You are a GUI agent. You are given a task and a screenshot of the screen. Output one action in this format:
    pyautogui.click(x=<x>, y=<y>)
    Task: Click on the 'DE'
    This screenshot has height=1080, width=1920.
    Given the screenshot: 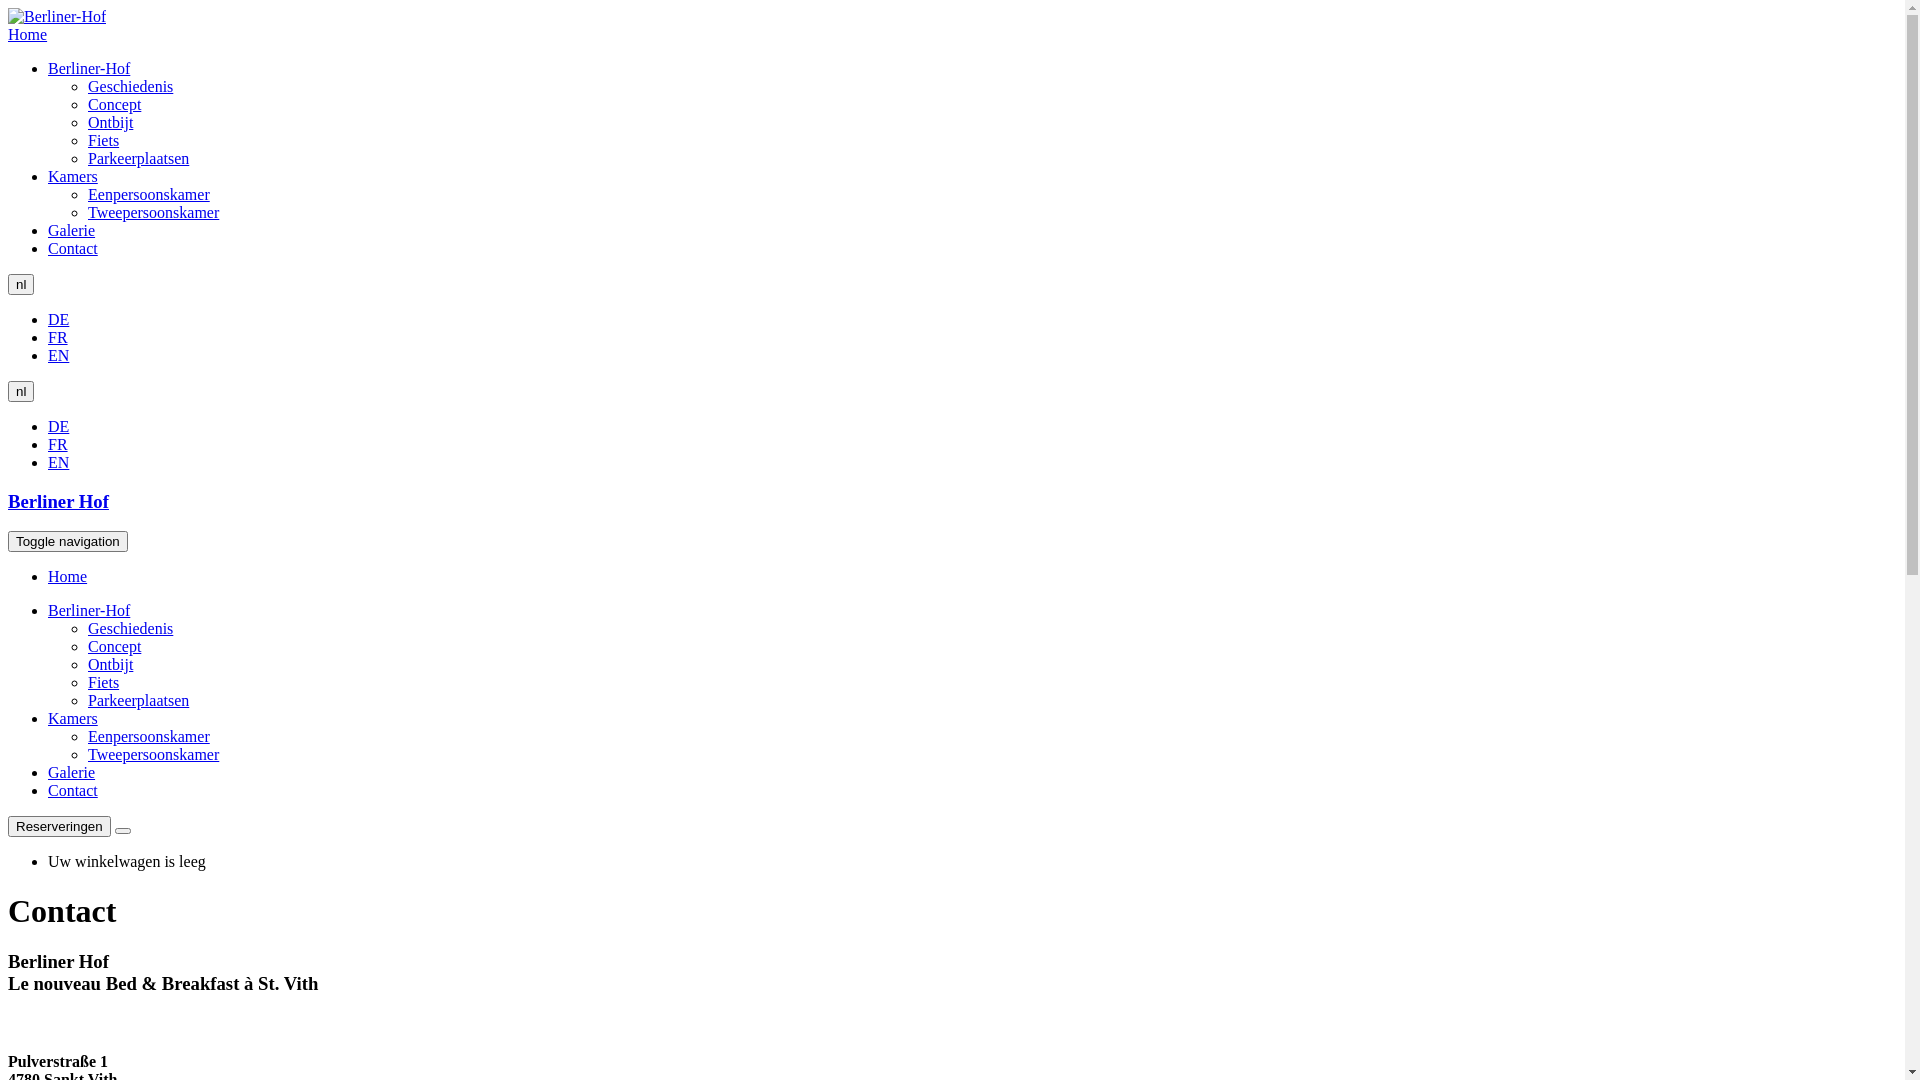 What is the action you would take?
    pyautogui.click(x=58, y=425)
    